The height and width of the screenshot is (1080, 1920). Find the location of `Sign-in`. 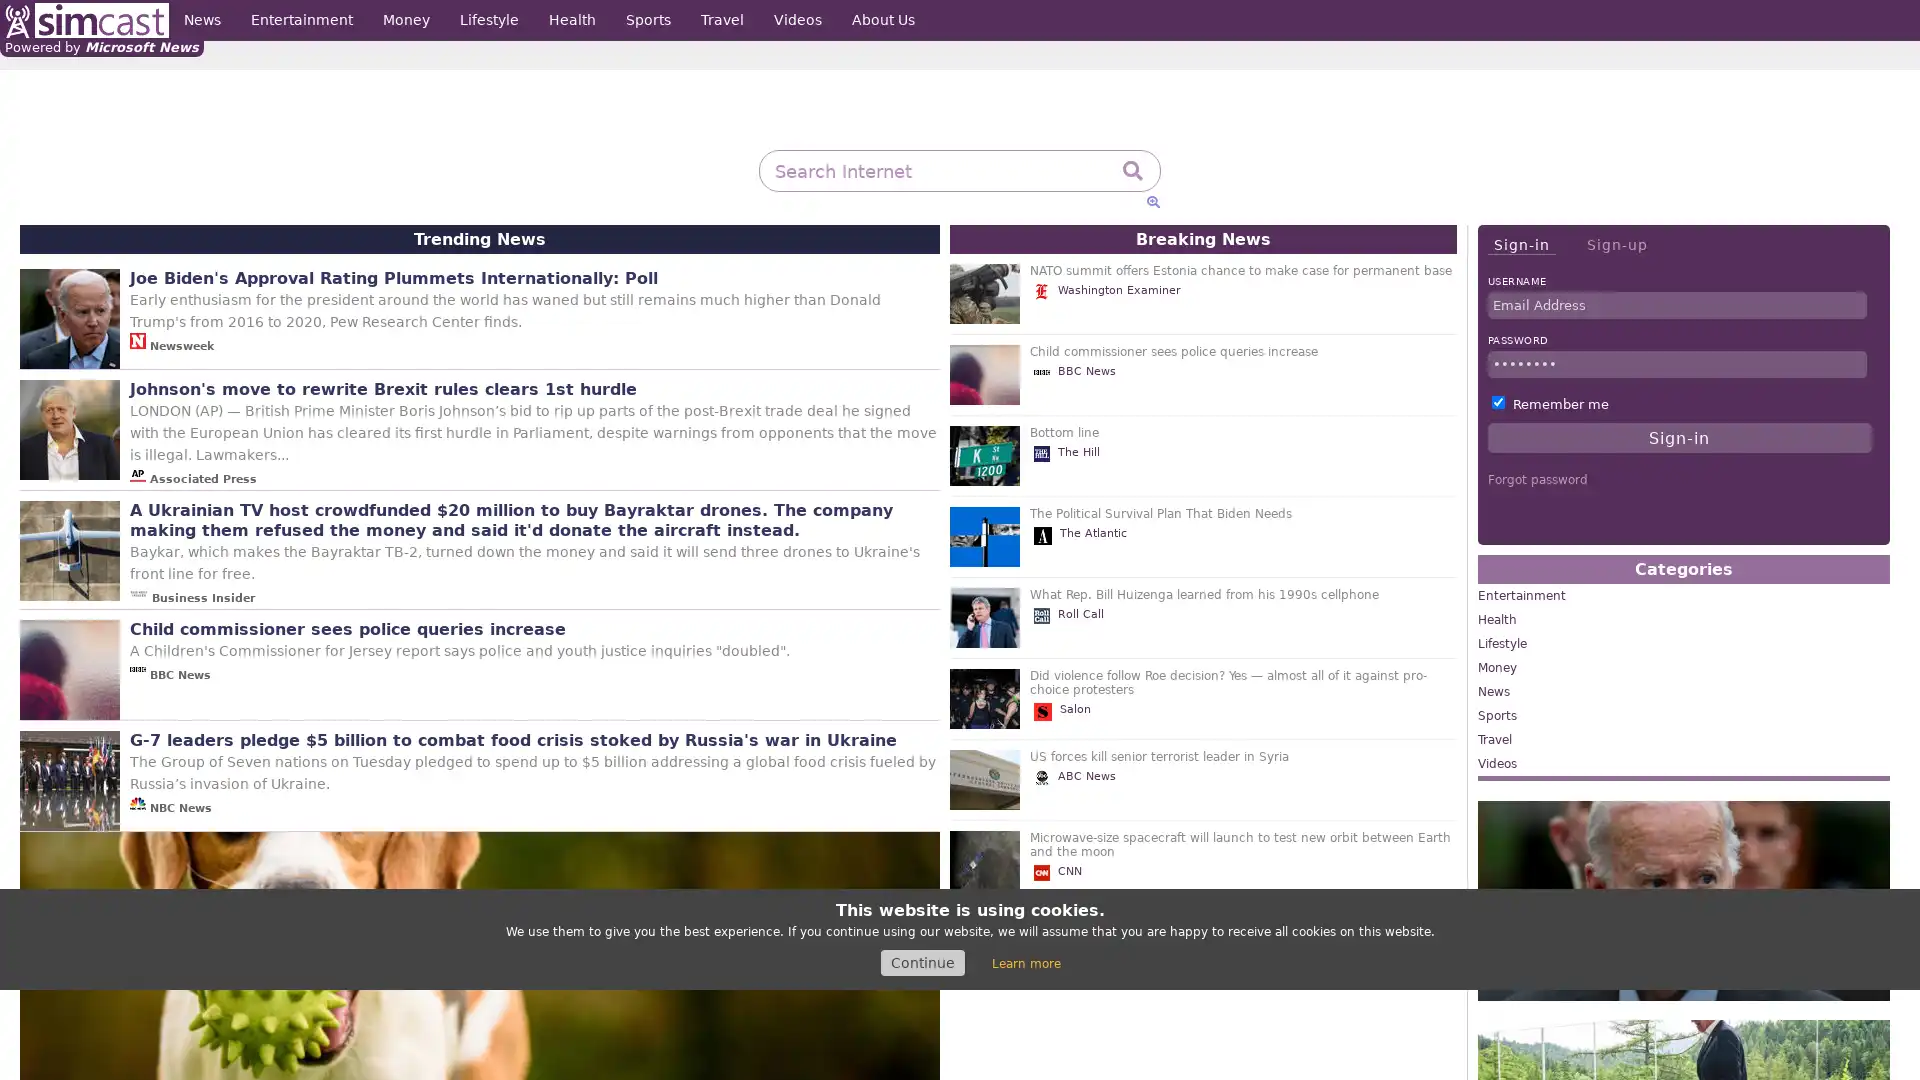

Sign-in is located at coordinates (1679, 437).